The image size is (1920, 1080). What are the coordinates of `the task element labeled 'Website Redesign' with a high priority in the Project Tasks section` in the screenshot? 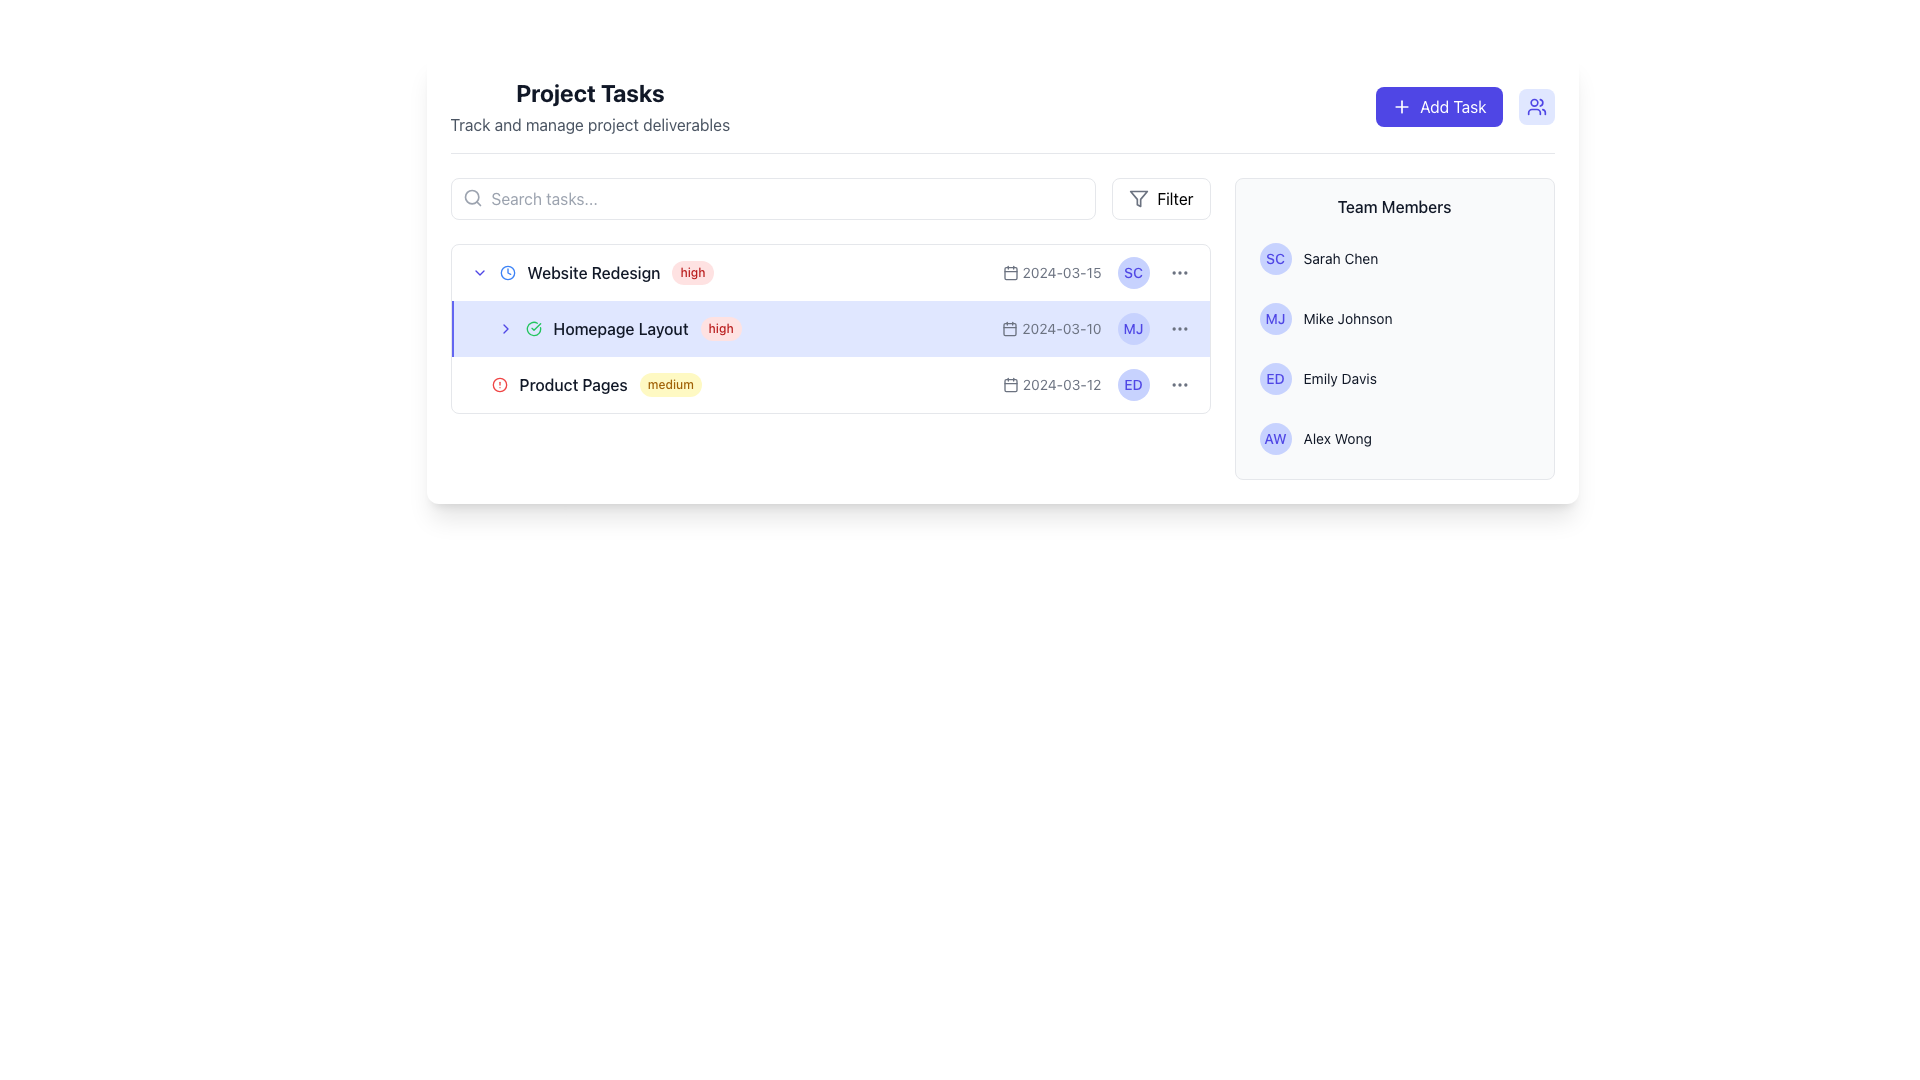 It's located at (763, 273).